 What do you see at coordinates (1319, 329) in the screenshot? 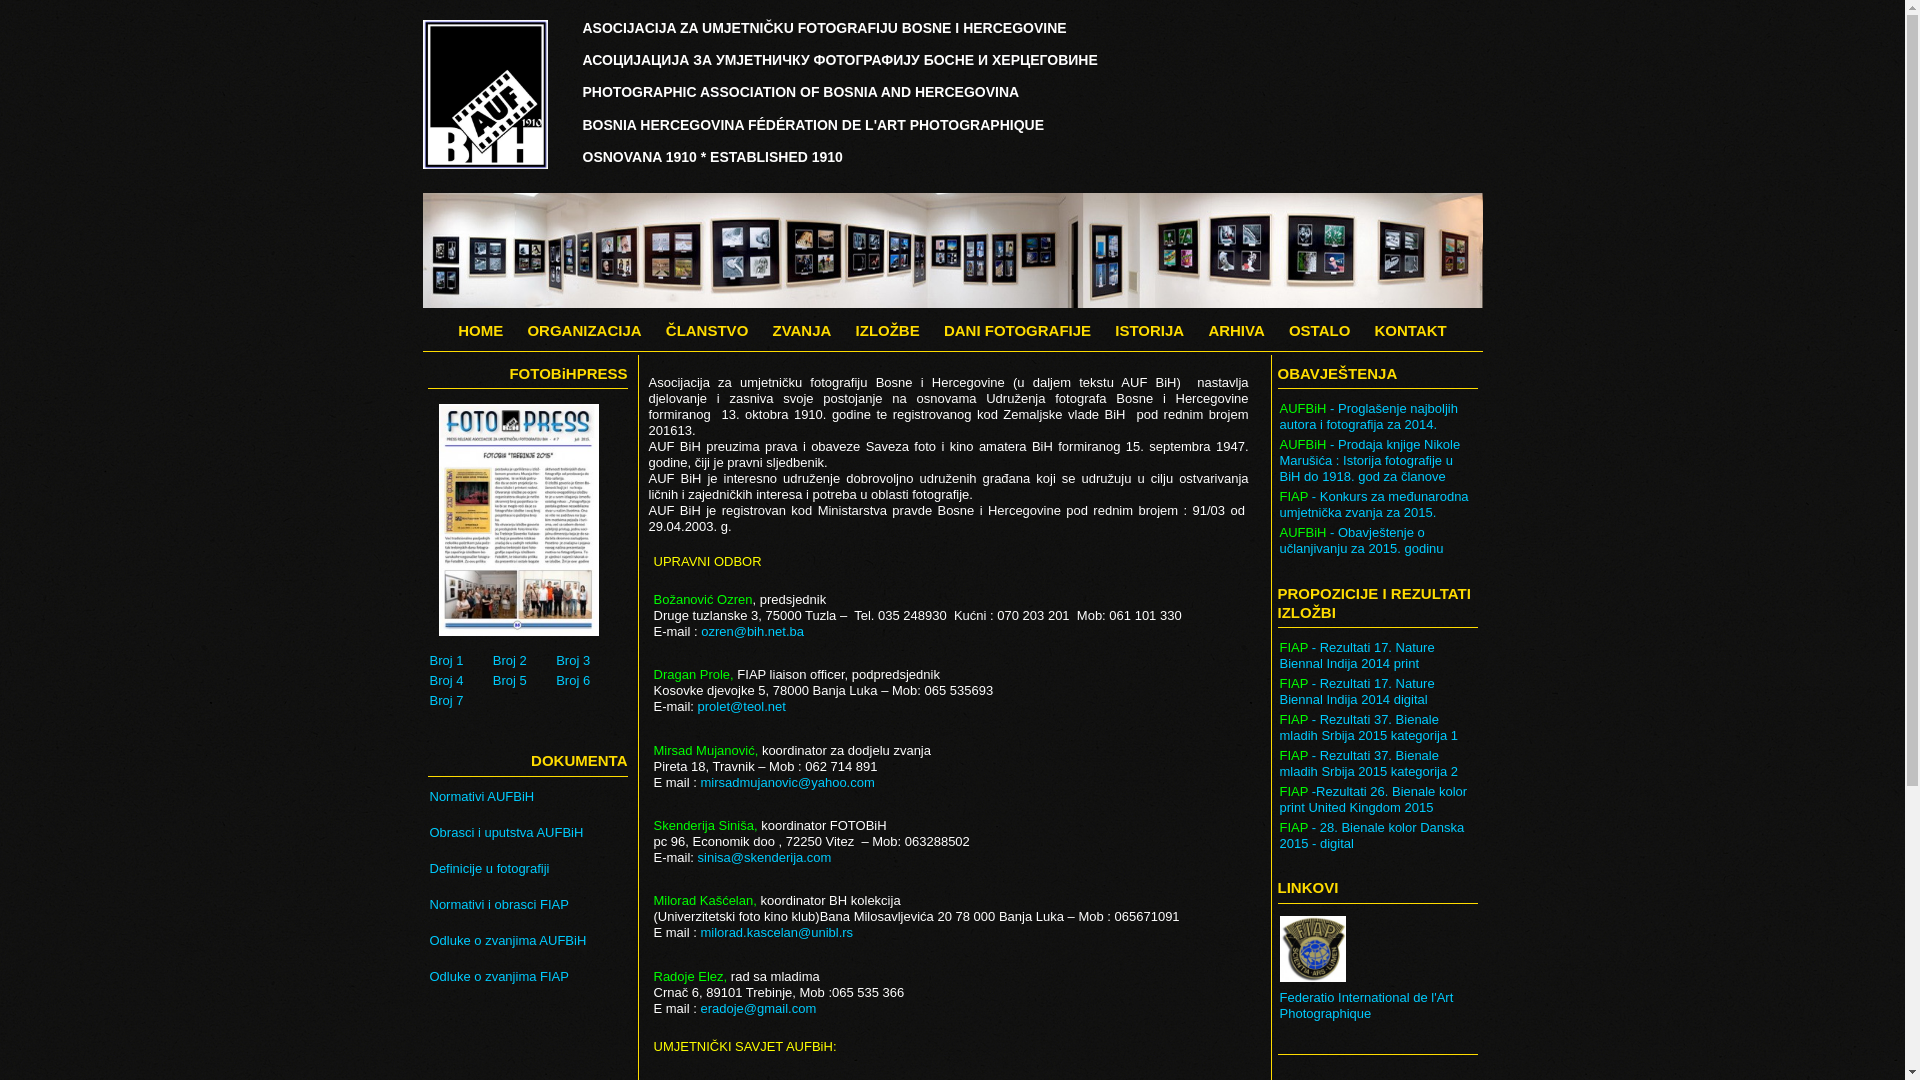
I see `'OSTALO'` at bounding box center [1319, 329].